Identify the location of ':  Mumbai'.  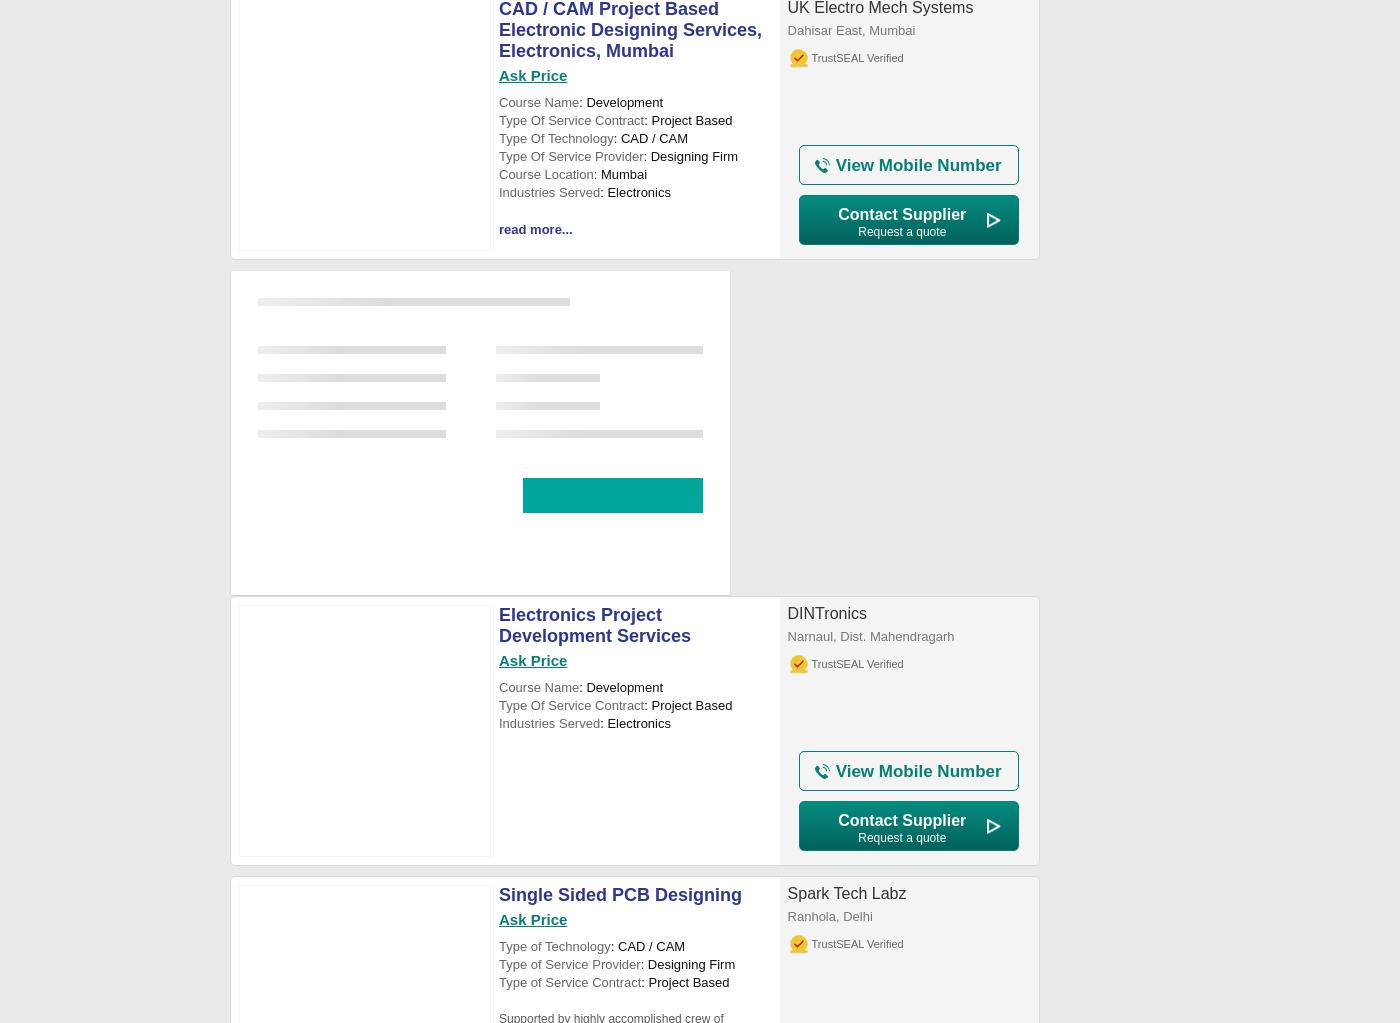
(593, 174).